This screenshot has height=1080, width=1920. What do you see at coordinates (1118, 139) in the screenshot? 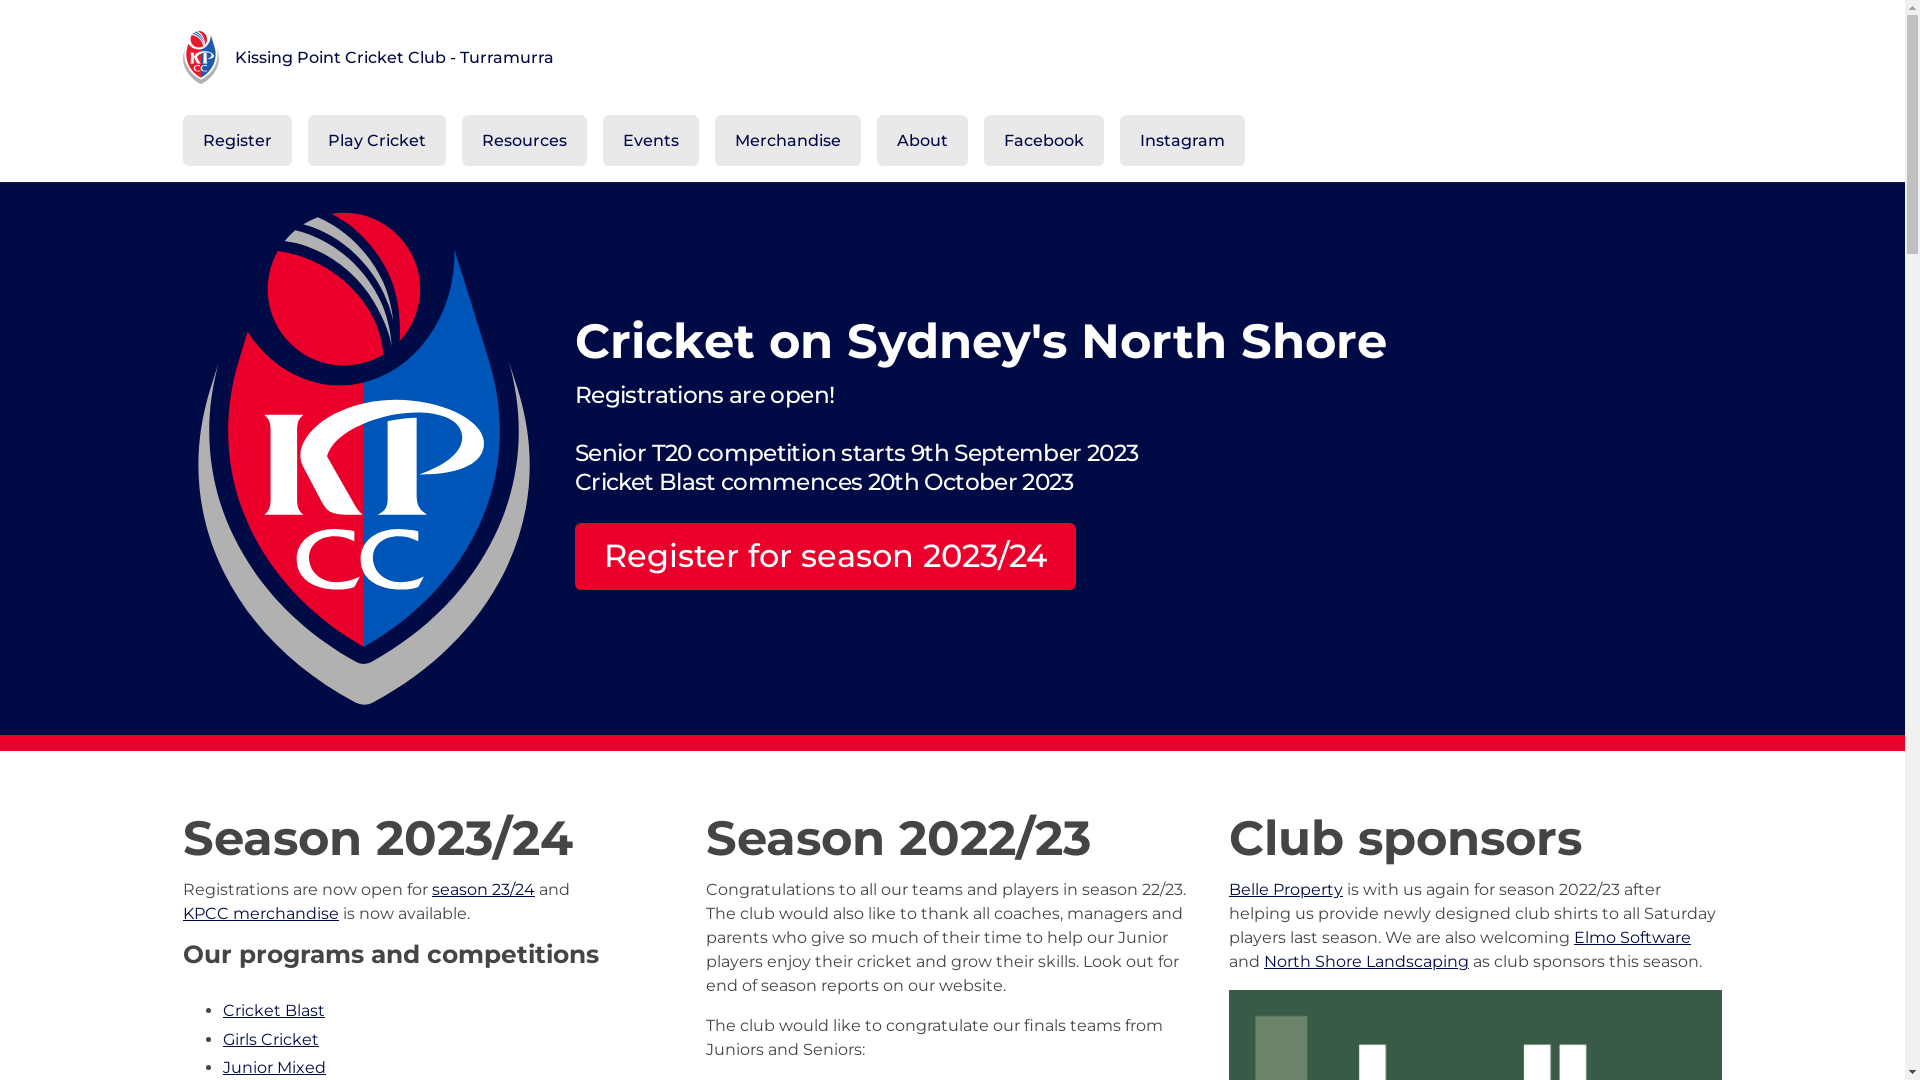
I see `'Instagram'` at bounding box center [1118, 139].